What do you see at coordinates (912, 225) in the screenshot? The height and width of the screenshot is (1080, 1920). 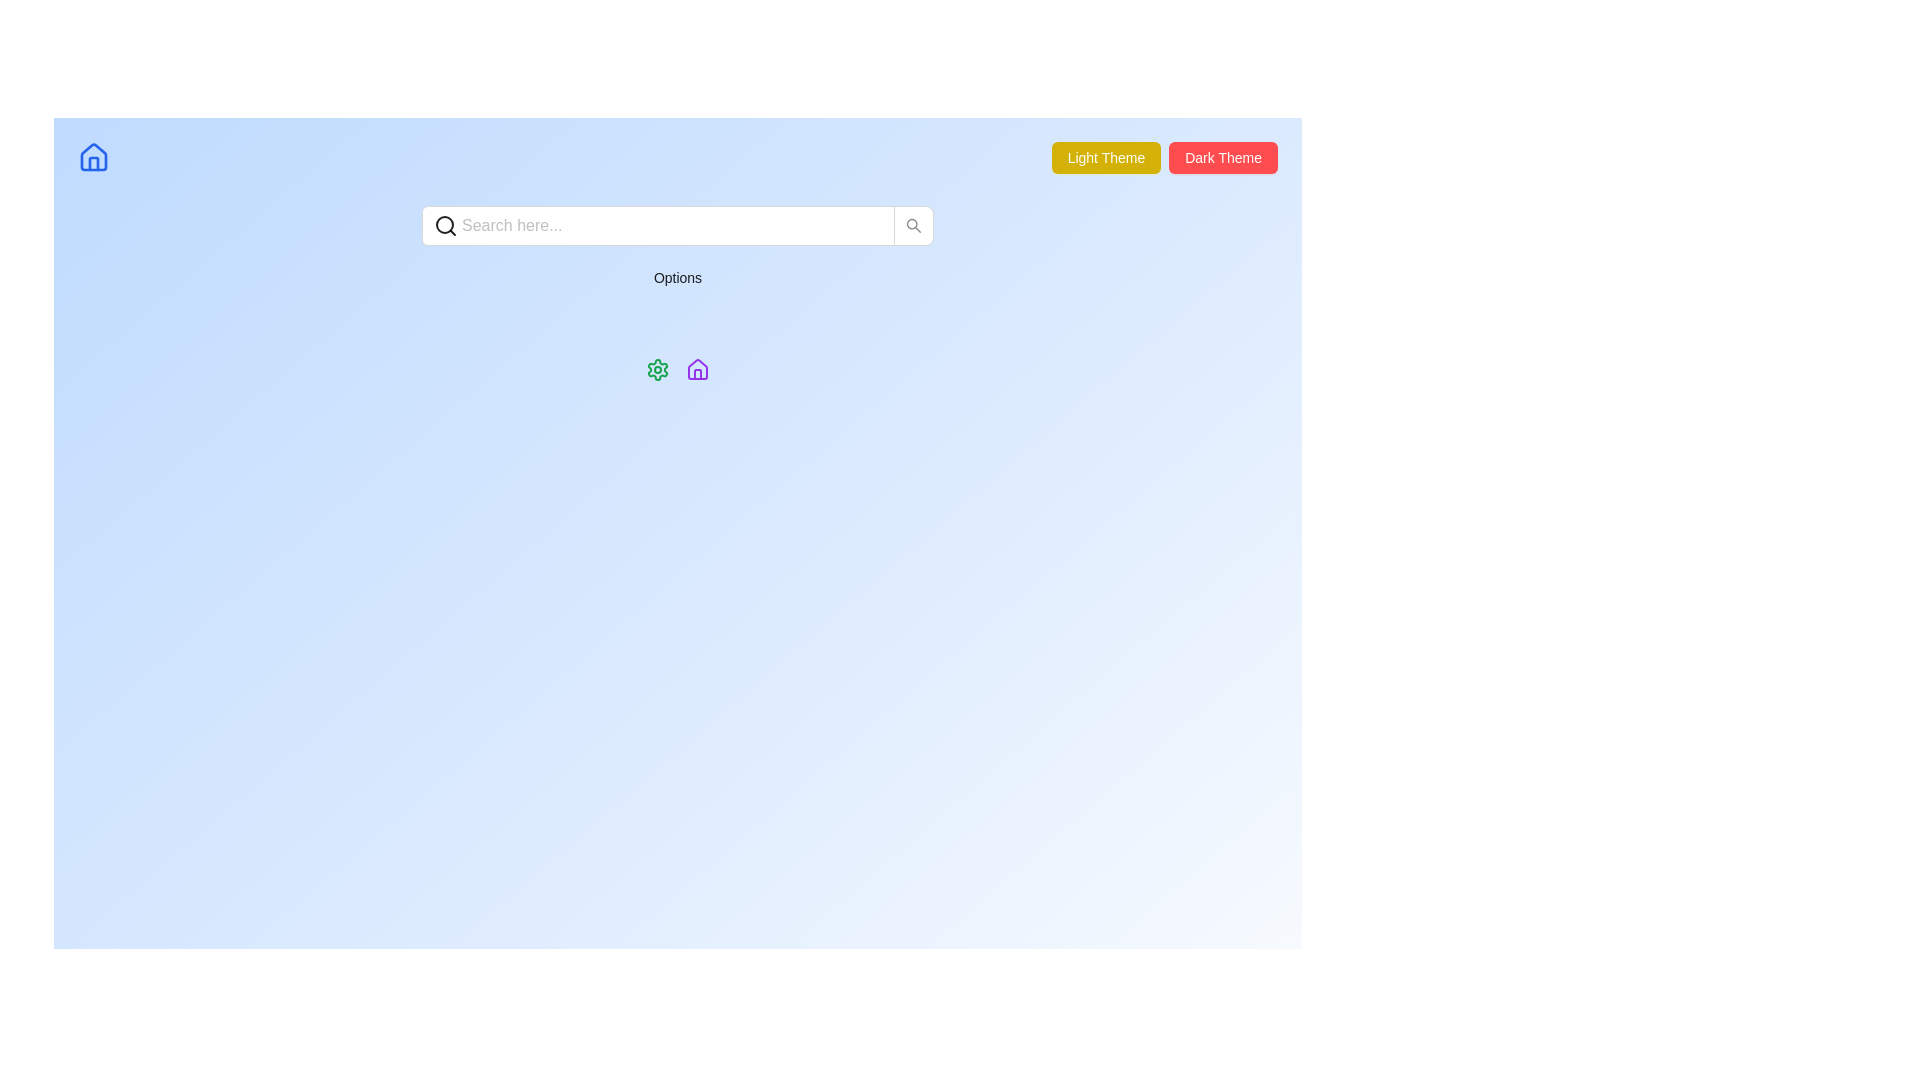 I see `the search button located at the far right of the search bar` at bounding box center [912, 225].